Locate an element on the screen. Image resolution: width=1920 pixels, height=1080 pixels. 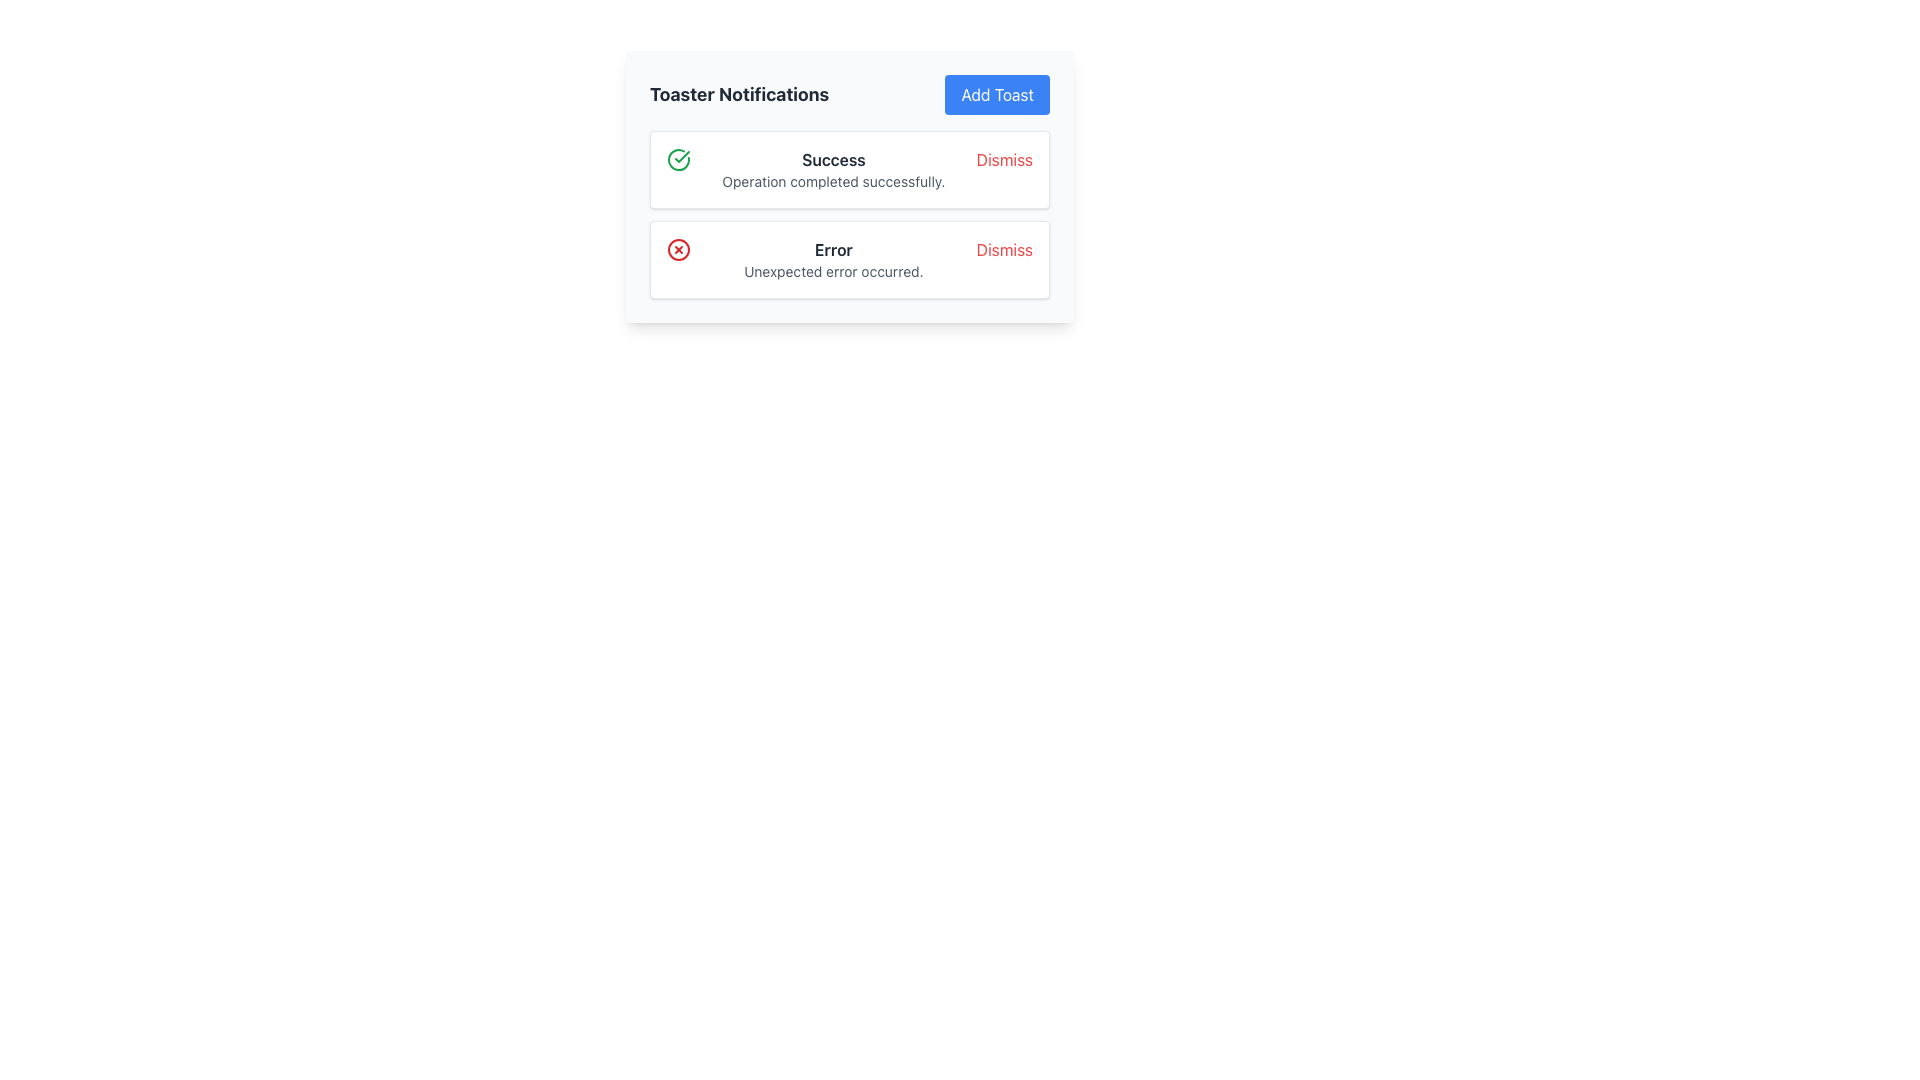
the error icon located in the error toast notification, which is positioned to the left of the 'Error' label and above the error description text is located at coordinates (678, 249).